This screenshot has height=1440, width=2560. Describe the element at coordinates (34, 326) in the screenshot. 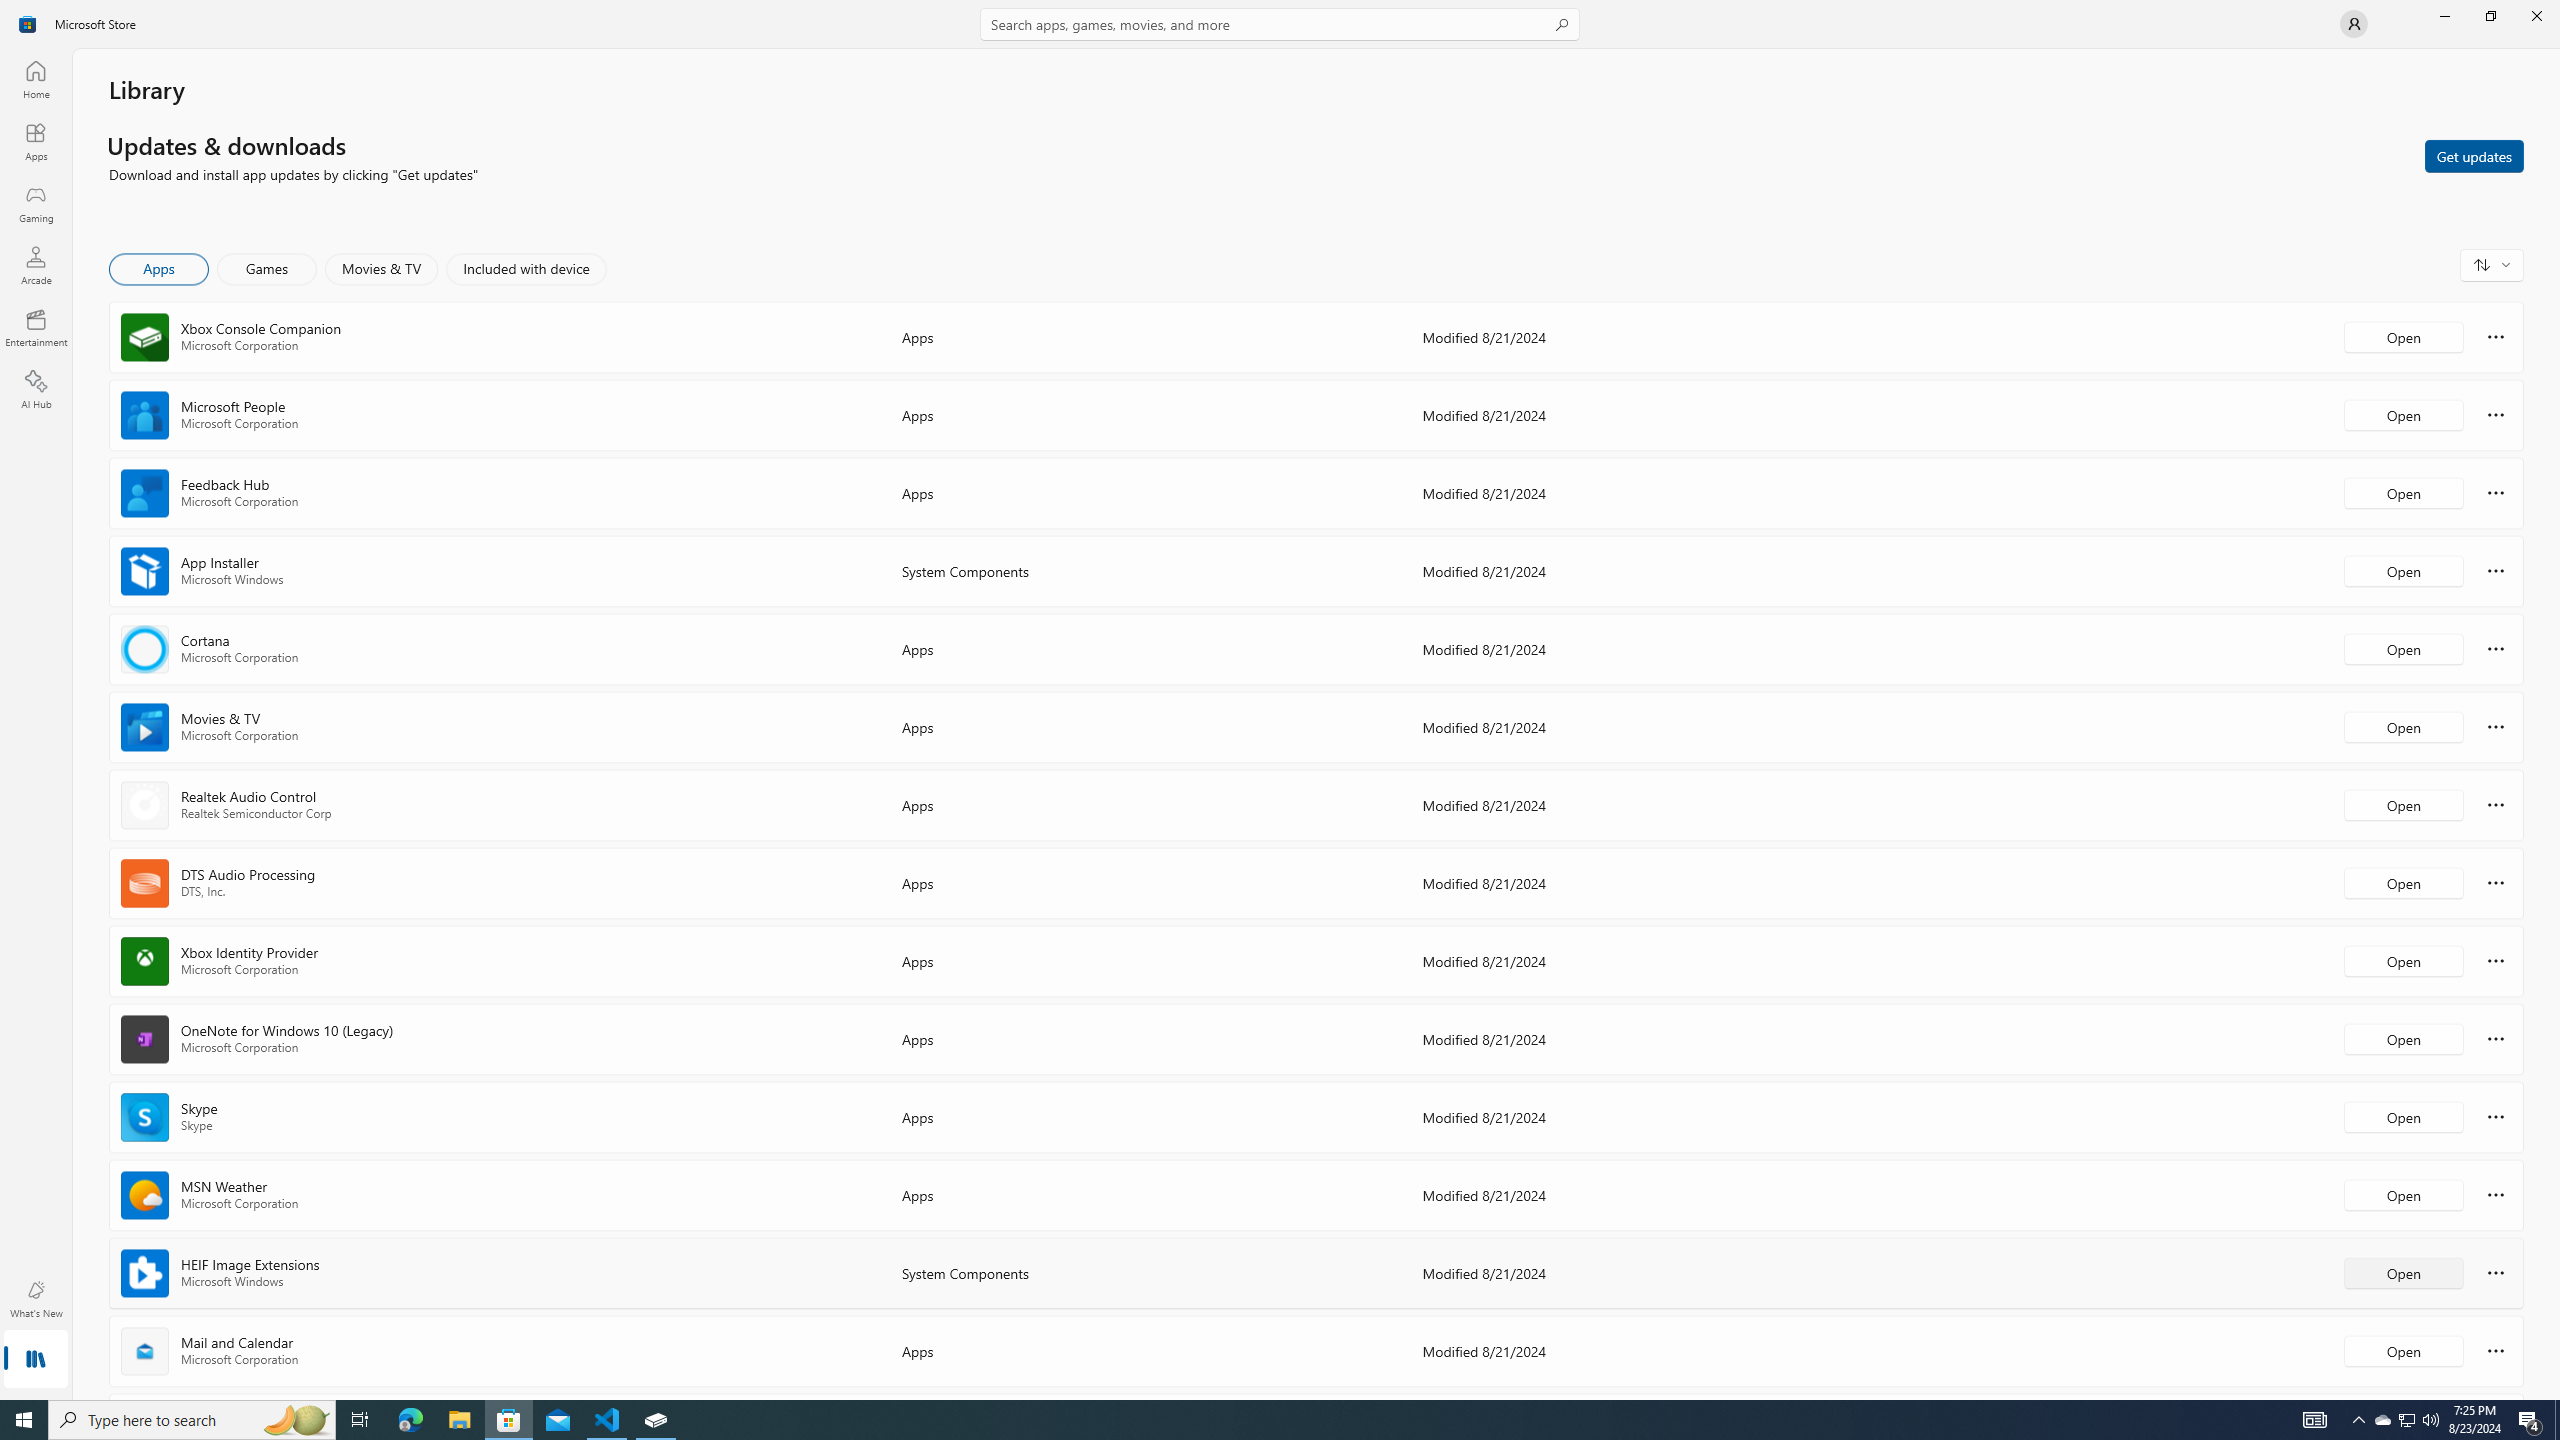

I see `'Entertainment'` at that location.